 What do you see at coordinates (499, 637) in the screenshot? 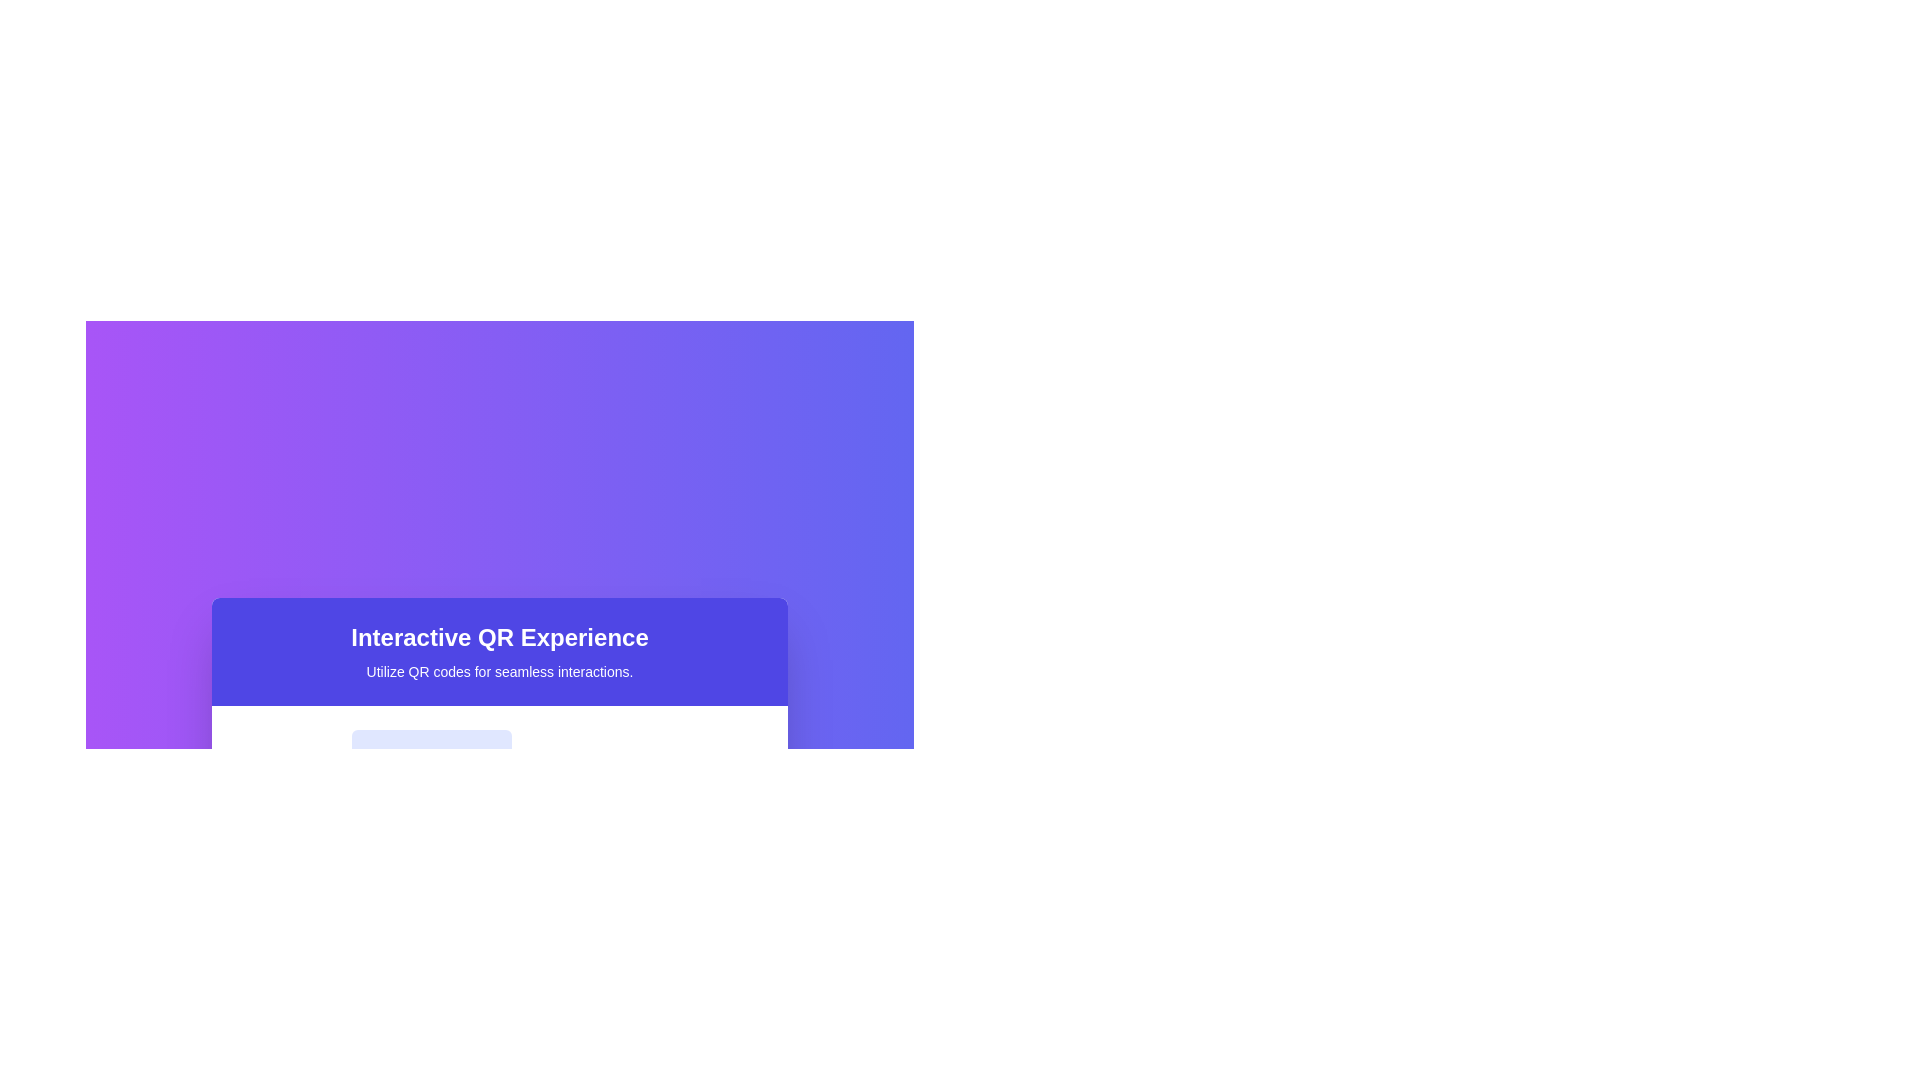
I see `the bold text block titled 'Interactive QR Experience', which is styled with a large font size and has a white font color on a deep blue rectangular background` at bounding box center [499, 637].